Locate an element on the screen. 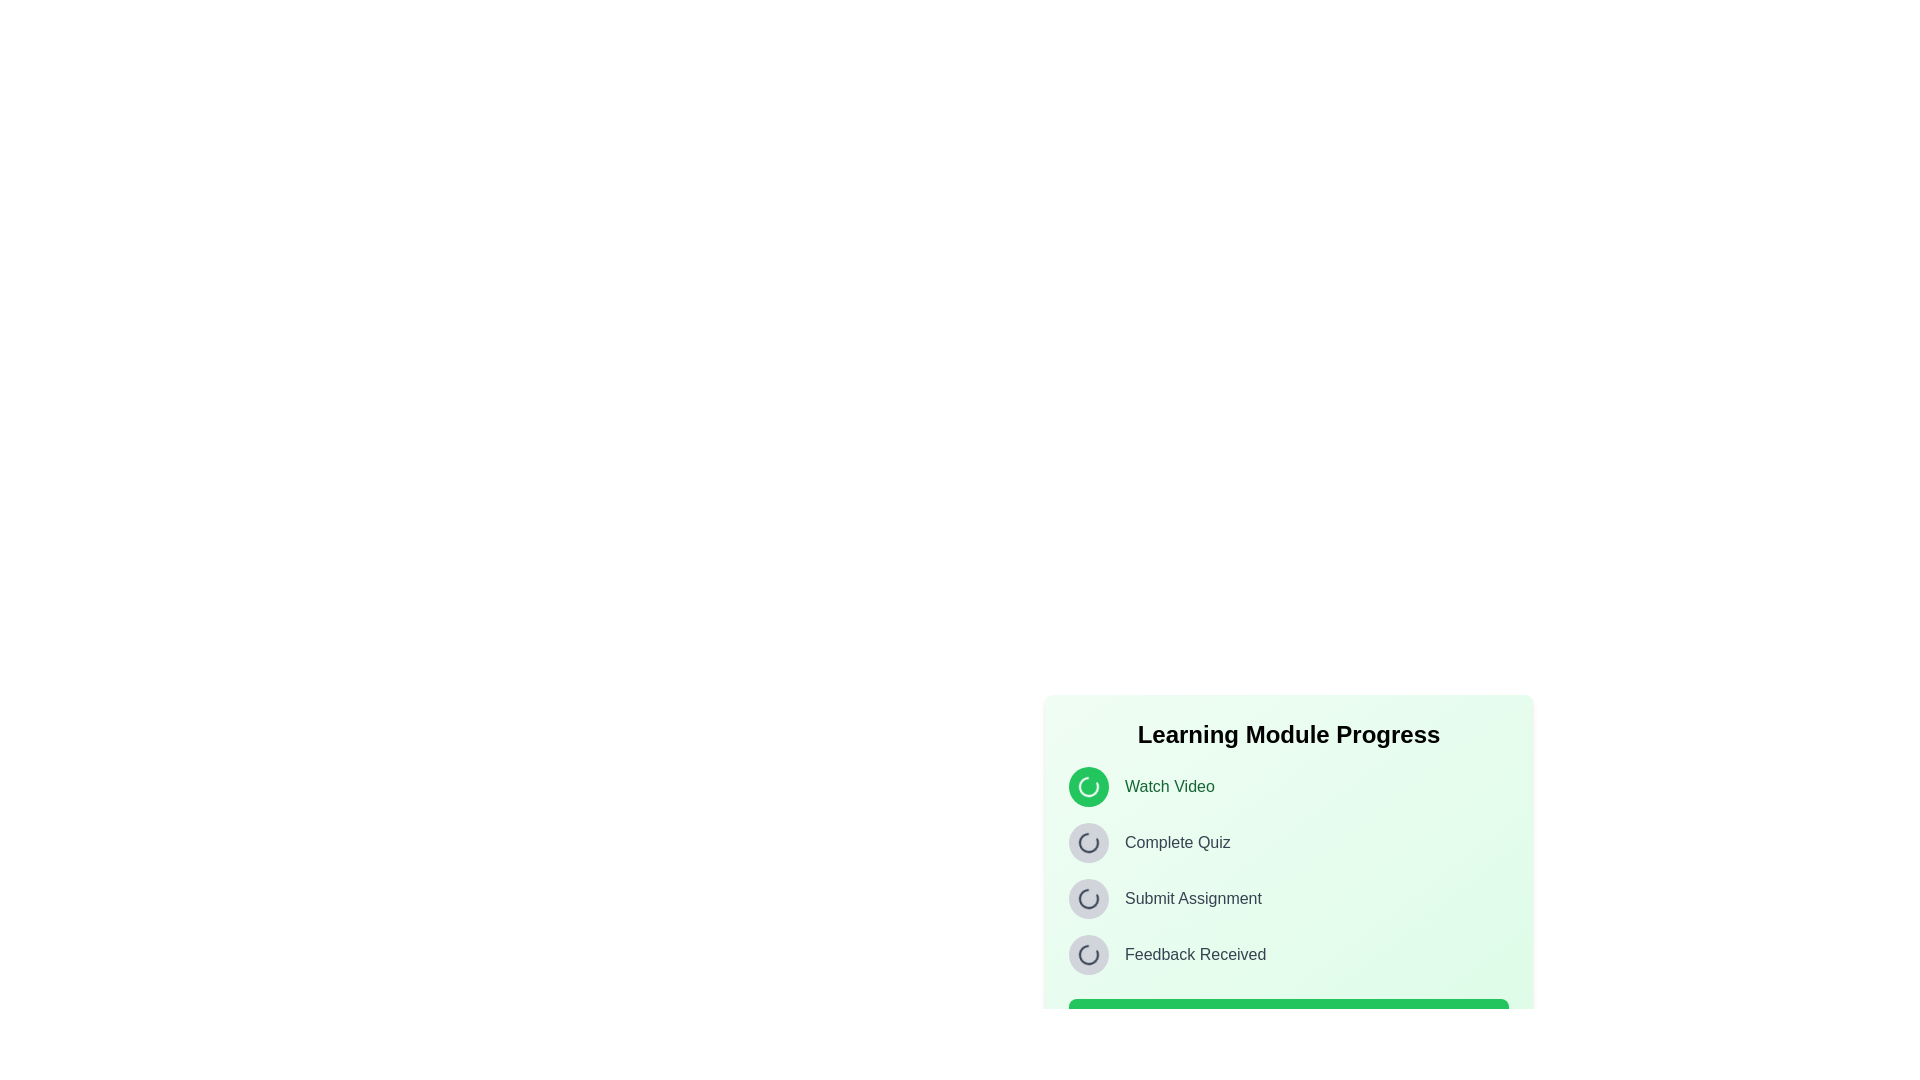  the 'Submit Assignment' progress step in the Information Indicator is located at coordinates (1289, 897).